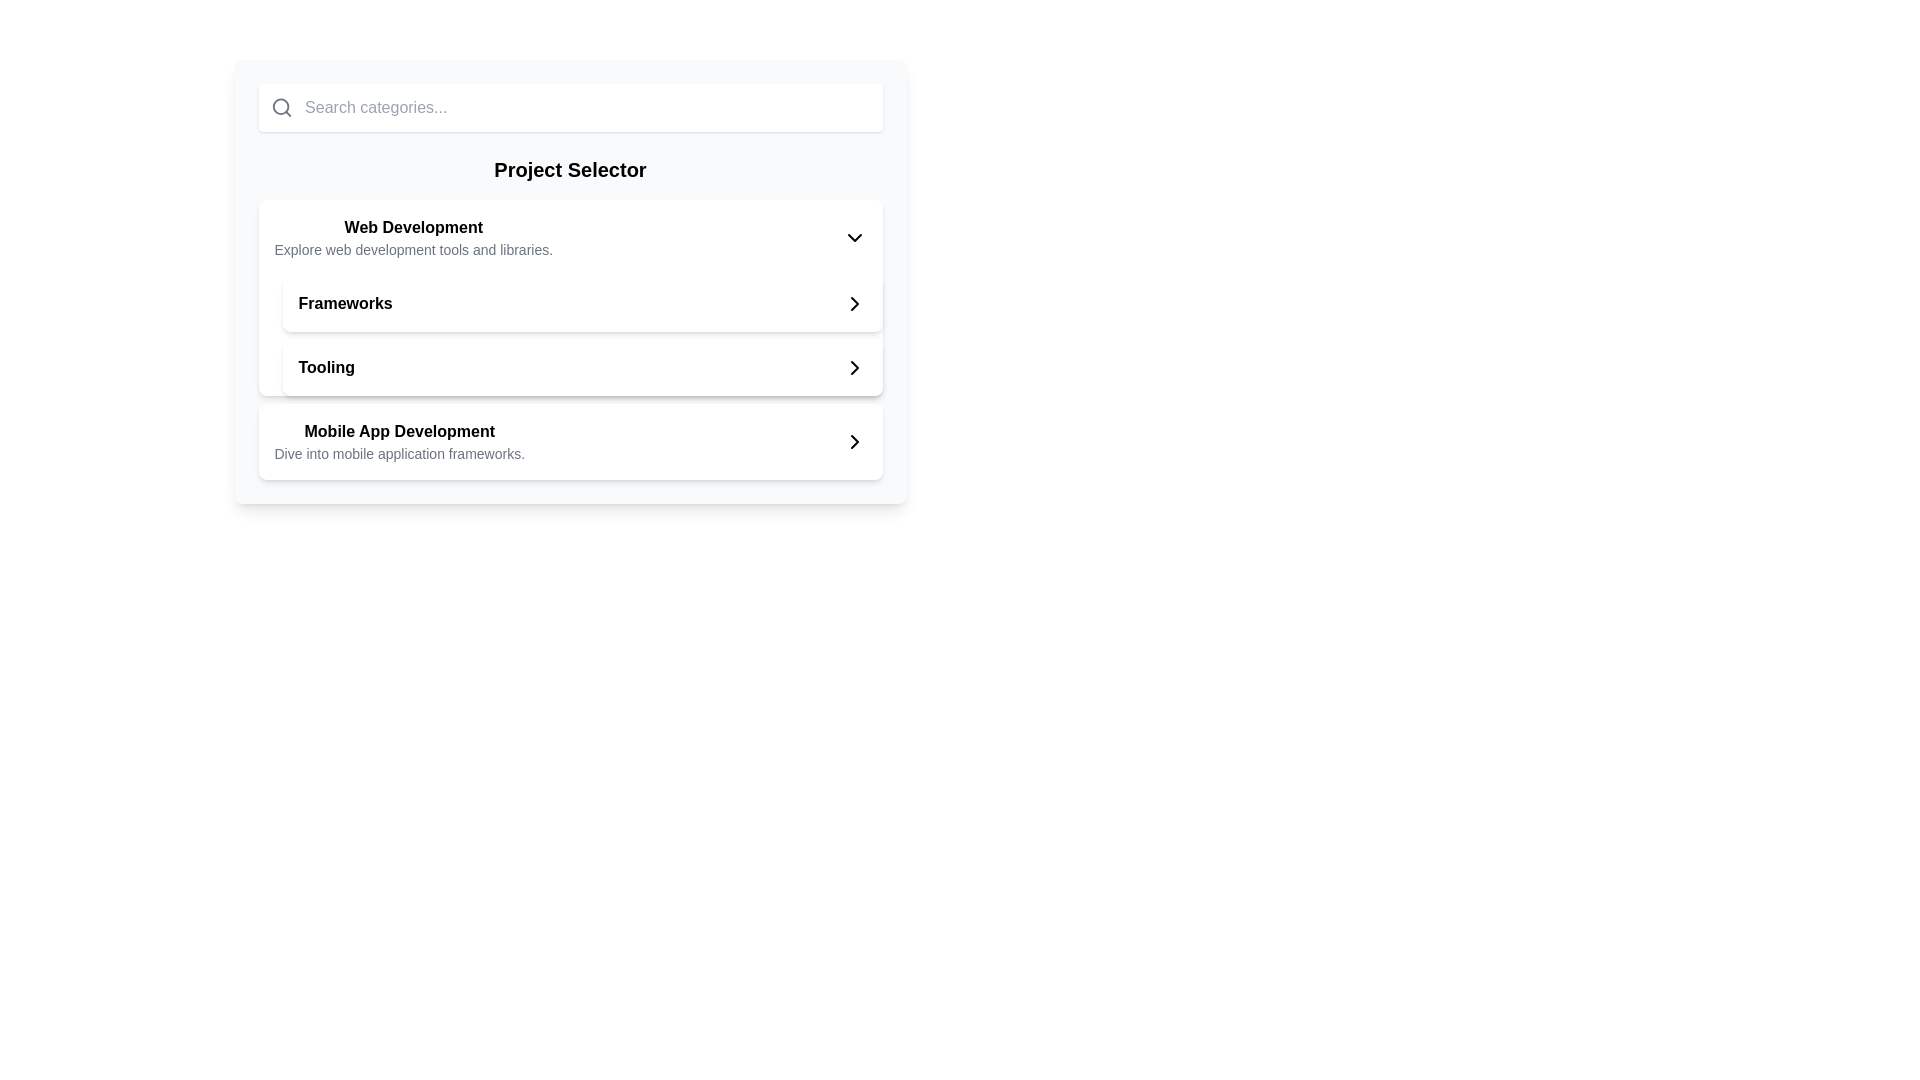 The height and width of the screenshot is (1080, 1920). I want to click on the rightward-pointing Chevron icon used for navigation next to the 'Frameworks' entry, so click(854, 304).